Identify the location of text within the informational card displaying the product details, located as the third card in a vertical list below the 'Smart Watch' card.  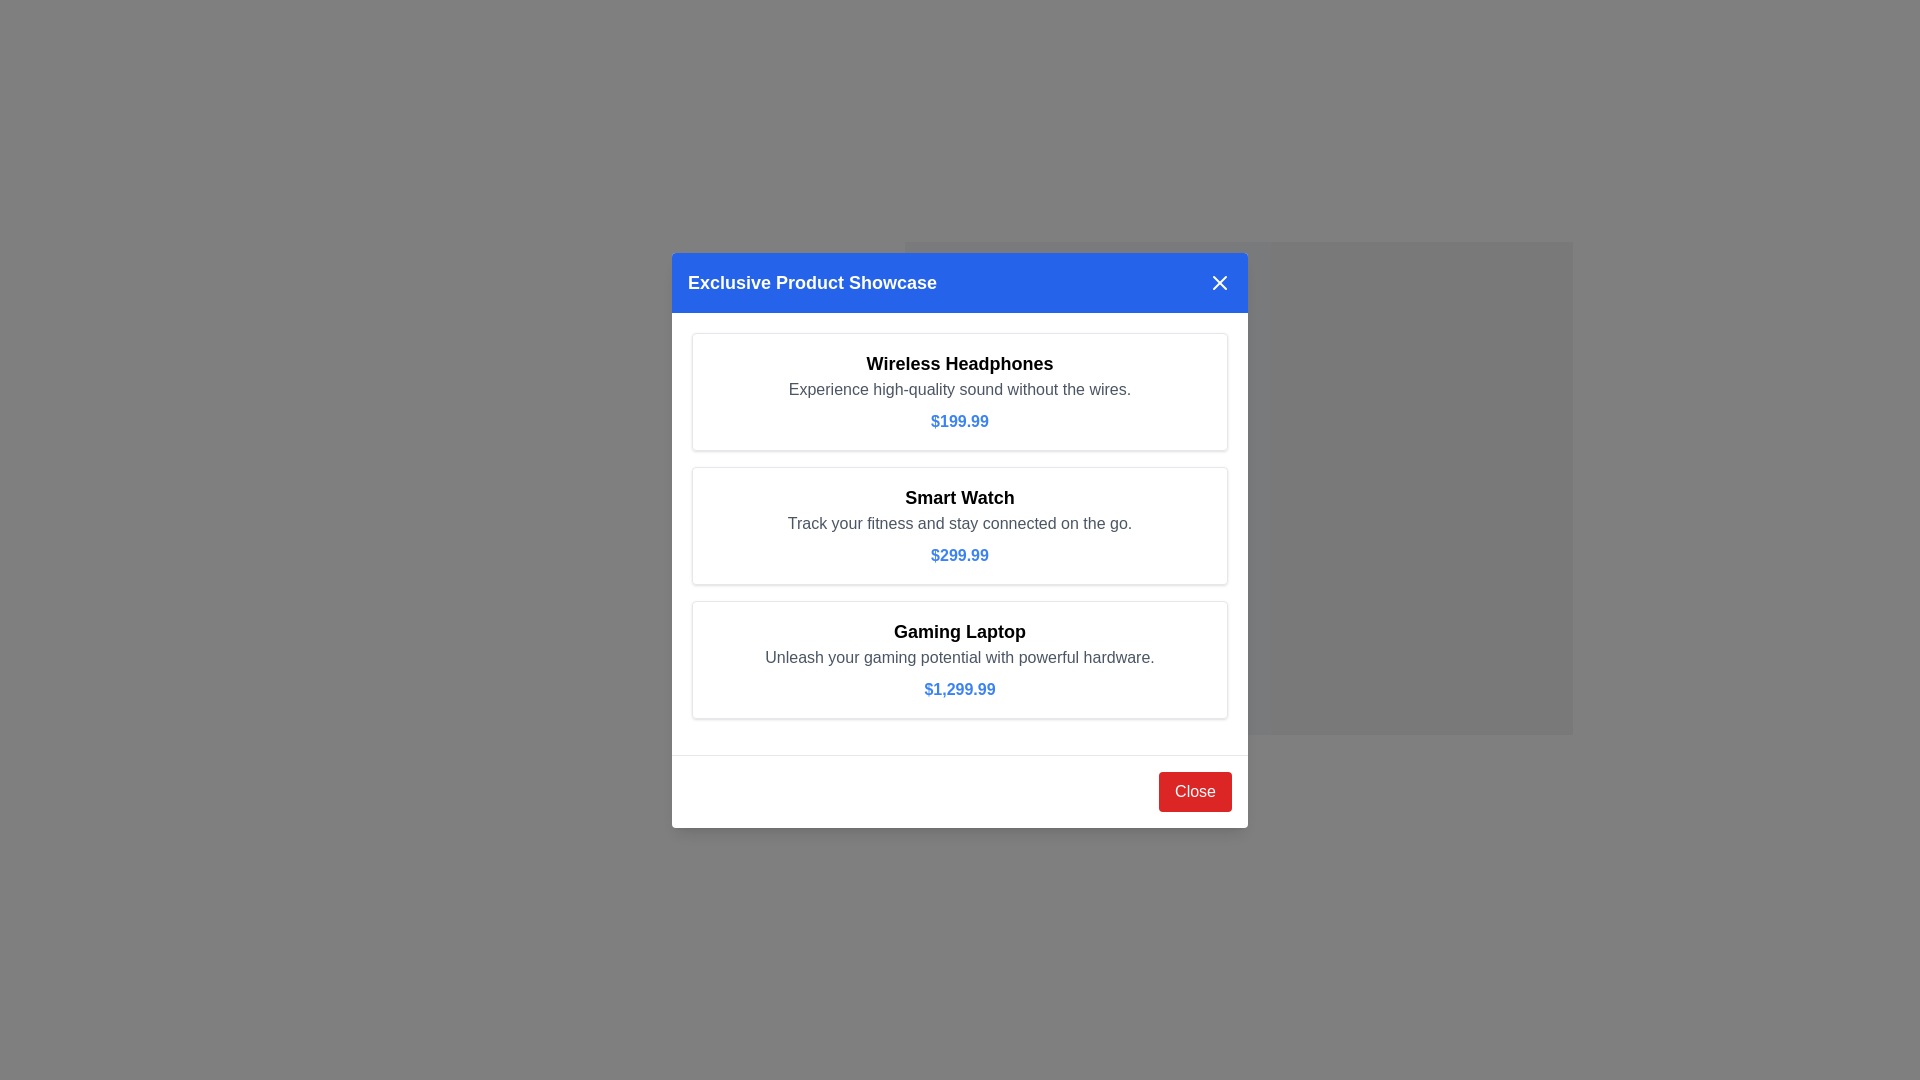
(960, 659).